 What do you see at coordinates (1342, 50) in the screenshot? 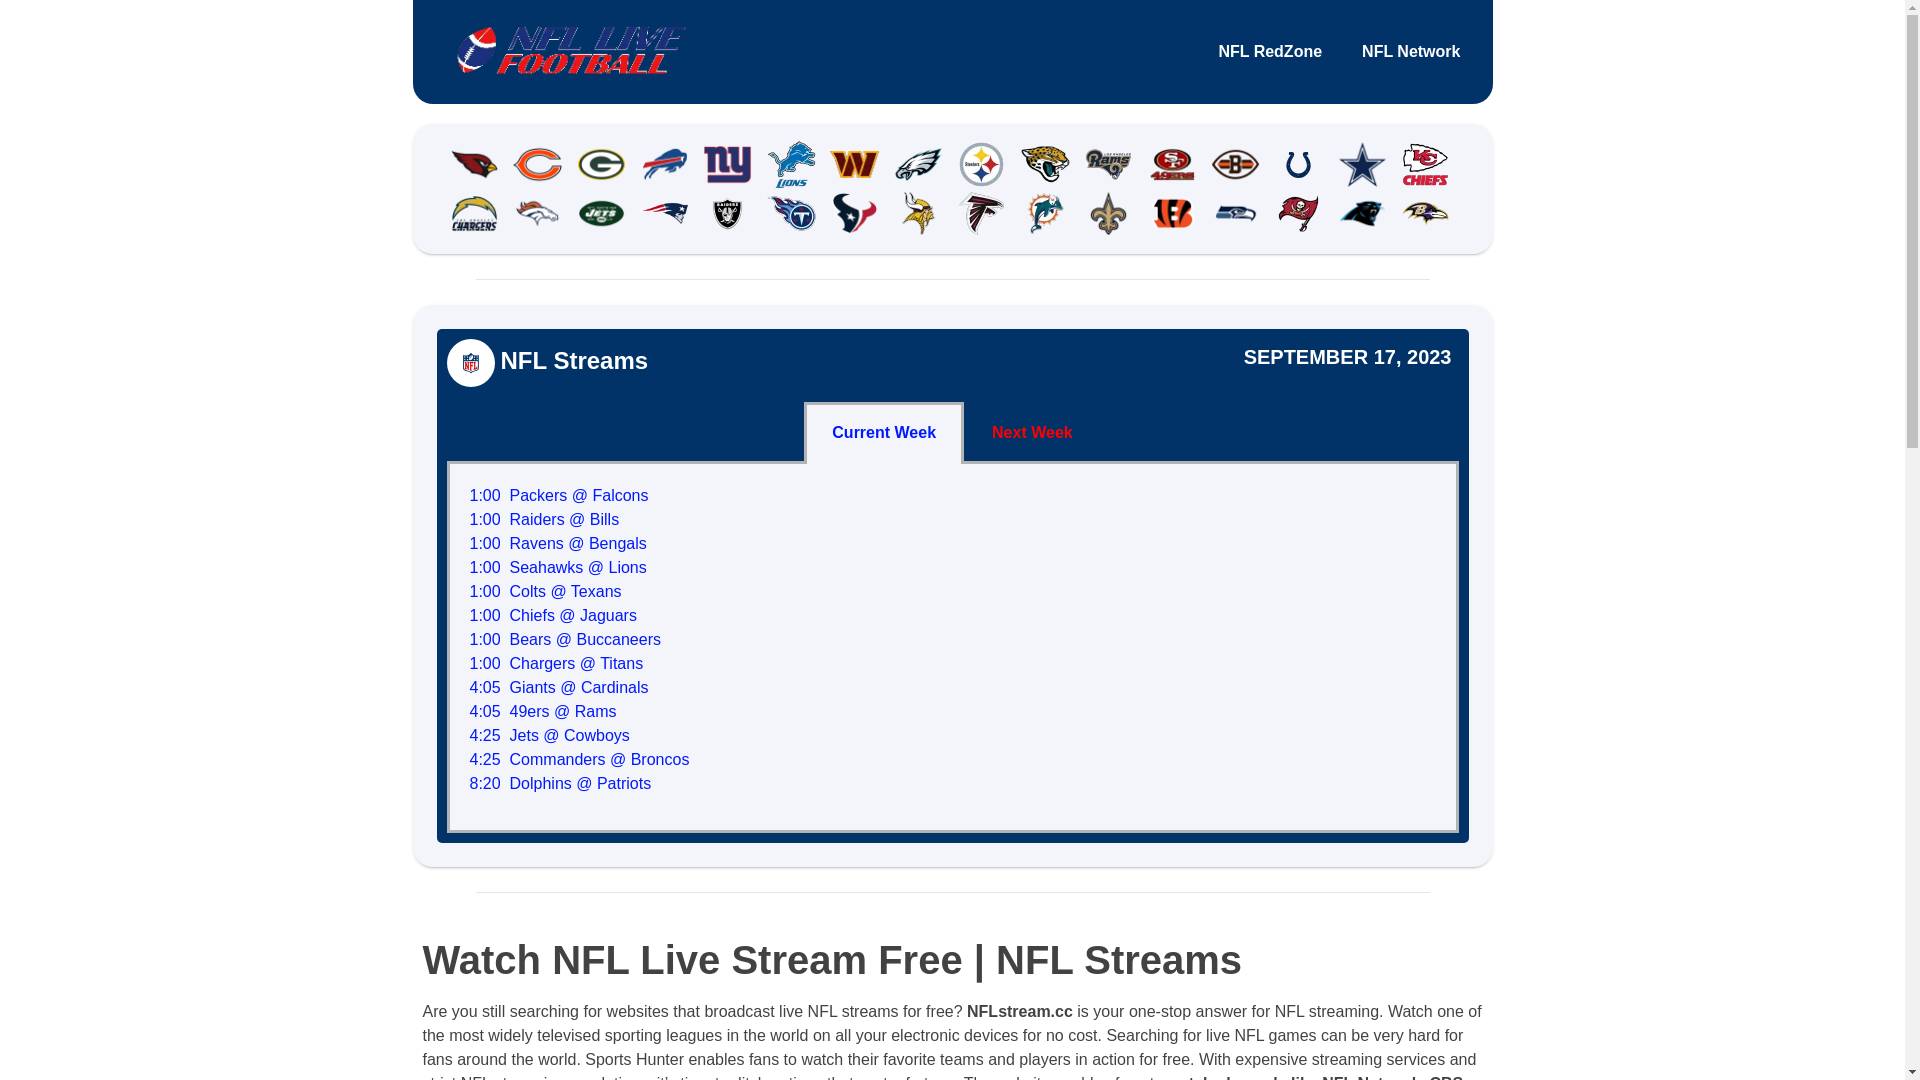
I see `'NFL Network'` at bounding box center [1342, 50].